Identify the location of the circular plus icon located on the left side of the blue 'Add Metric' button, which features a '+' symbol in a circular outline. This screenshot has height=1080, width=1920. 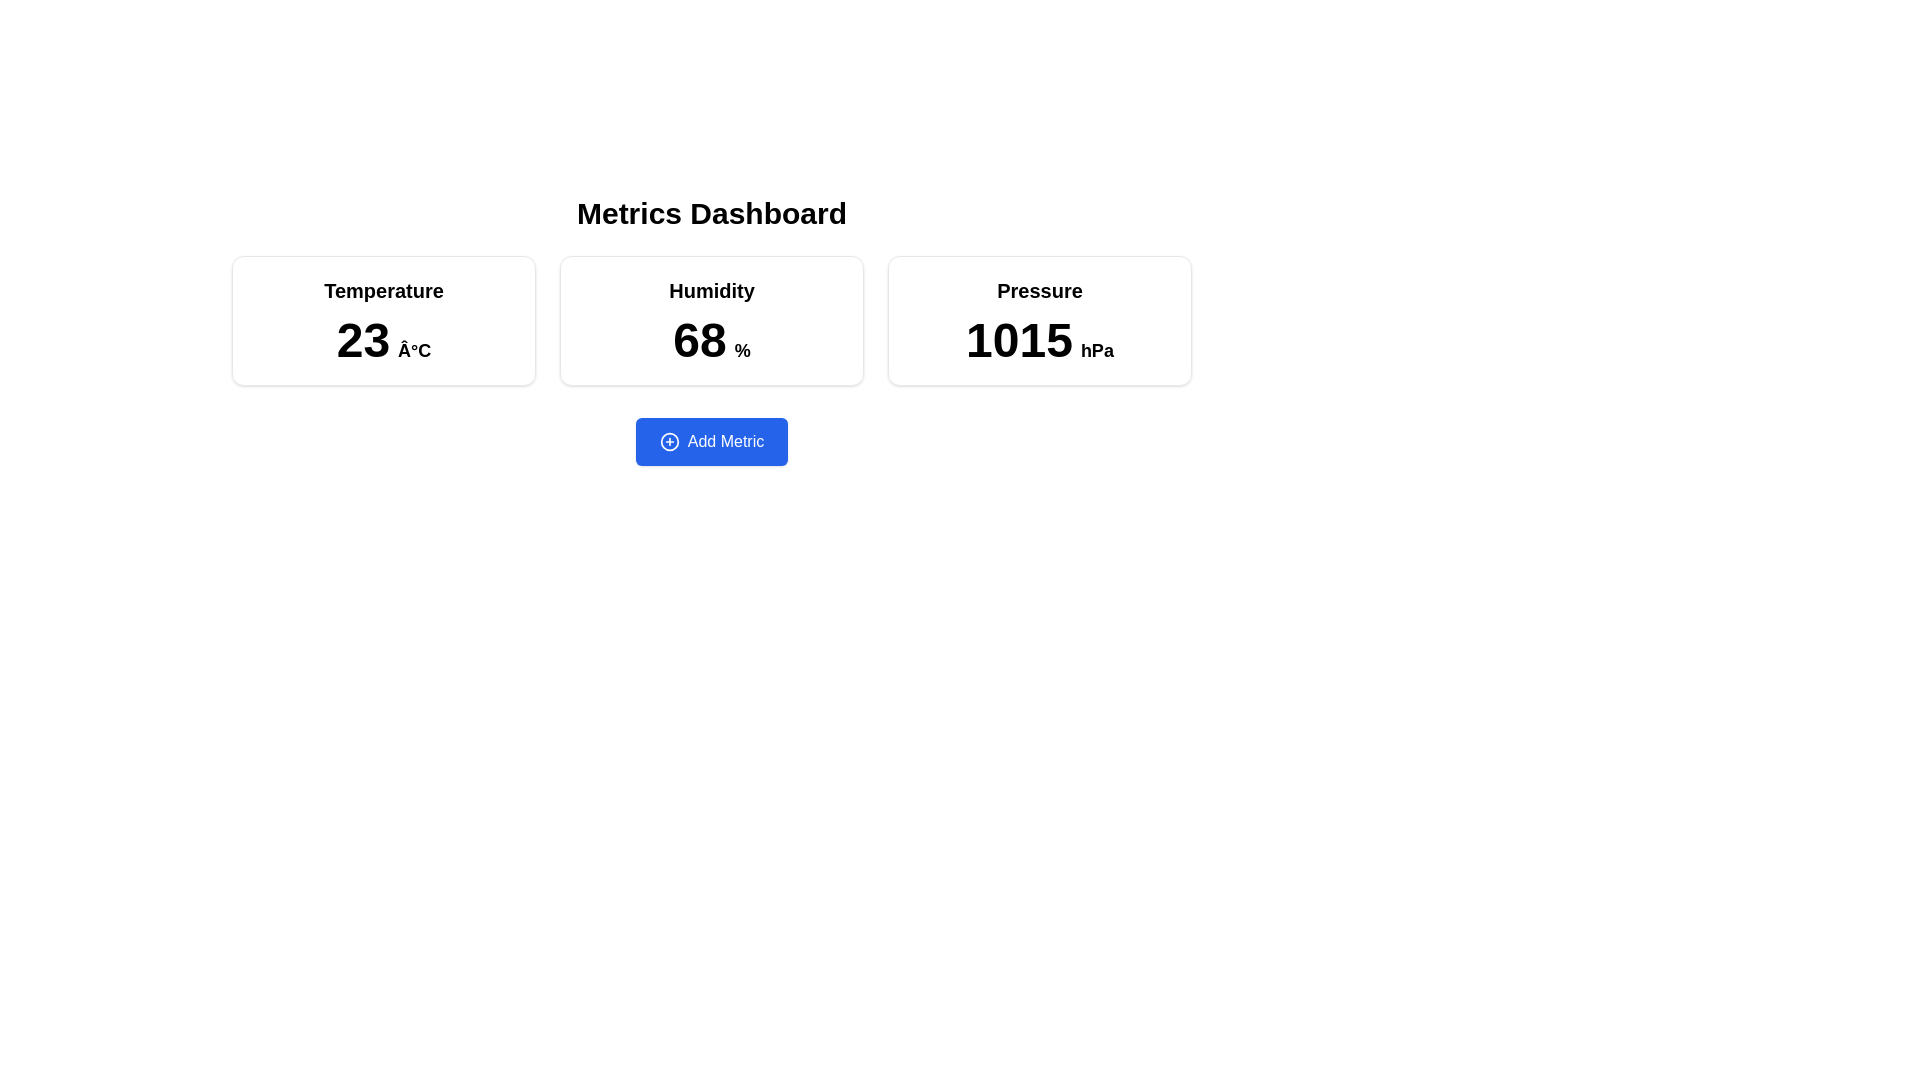
(669, 441).